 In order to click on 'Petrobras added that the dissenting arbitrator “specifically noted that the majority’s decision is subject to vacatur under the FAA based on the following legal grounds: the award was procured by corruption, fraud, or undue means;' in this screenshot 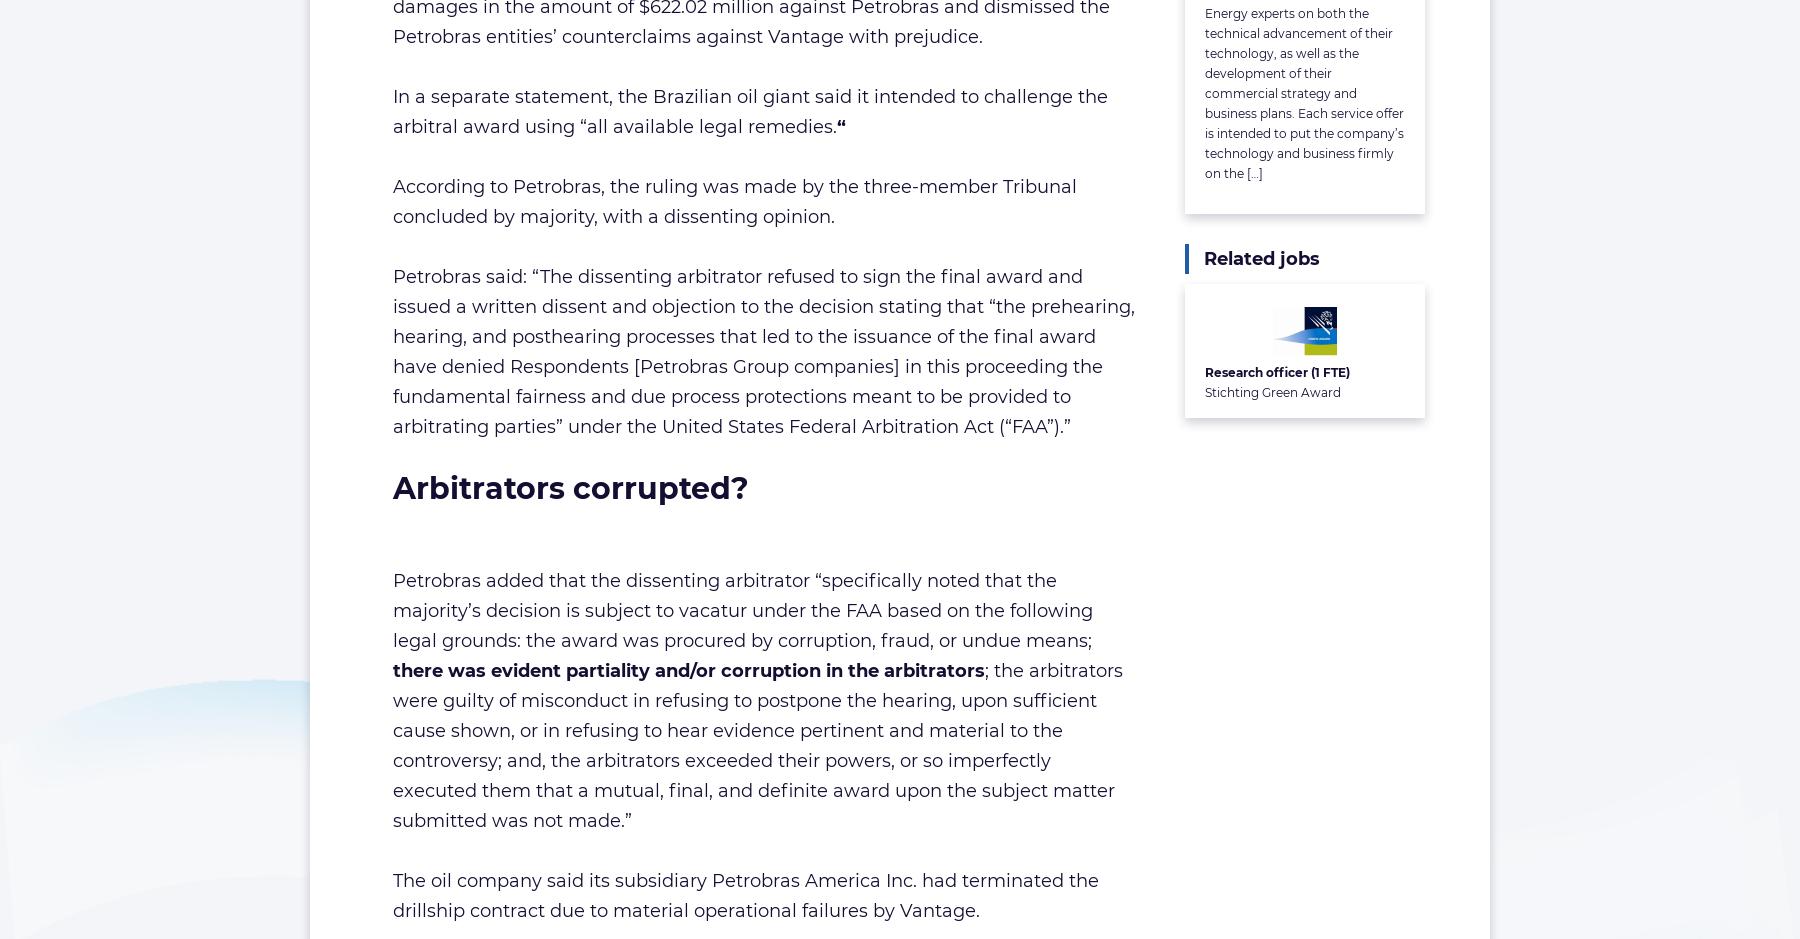, I will do `click(740, 609)`.